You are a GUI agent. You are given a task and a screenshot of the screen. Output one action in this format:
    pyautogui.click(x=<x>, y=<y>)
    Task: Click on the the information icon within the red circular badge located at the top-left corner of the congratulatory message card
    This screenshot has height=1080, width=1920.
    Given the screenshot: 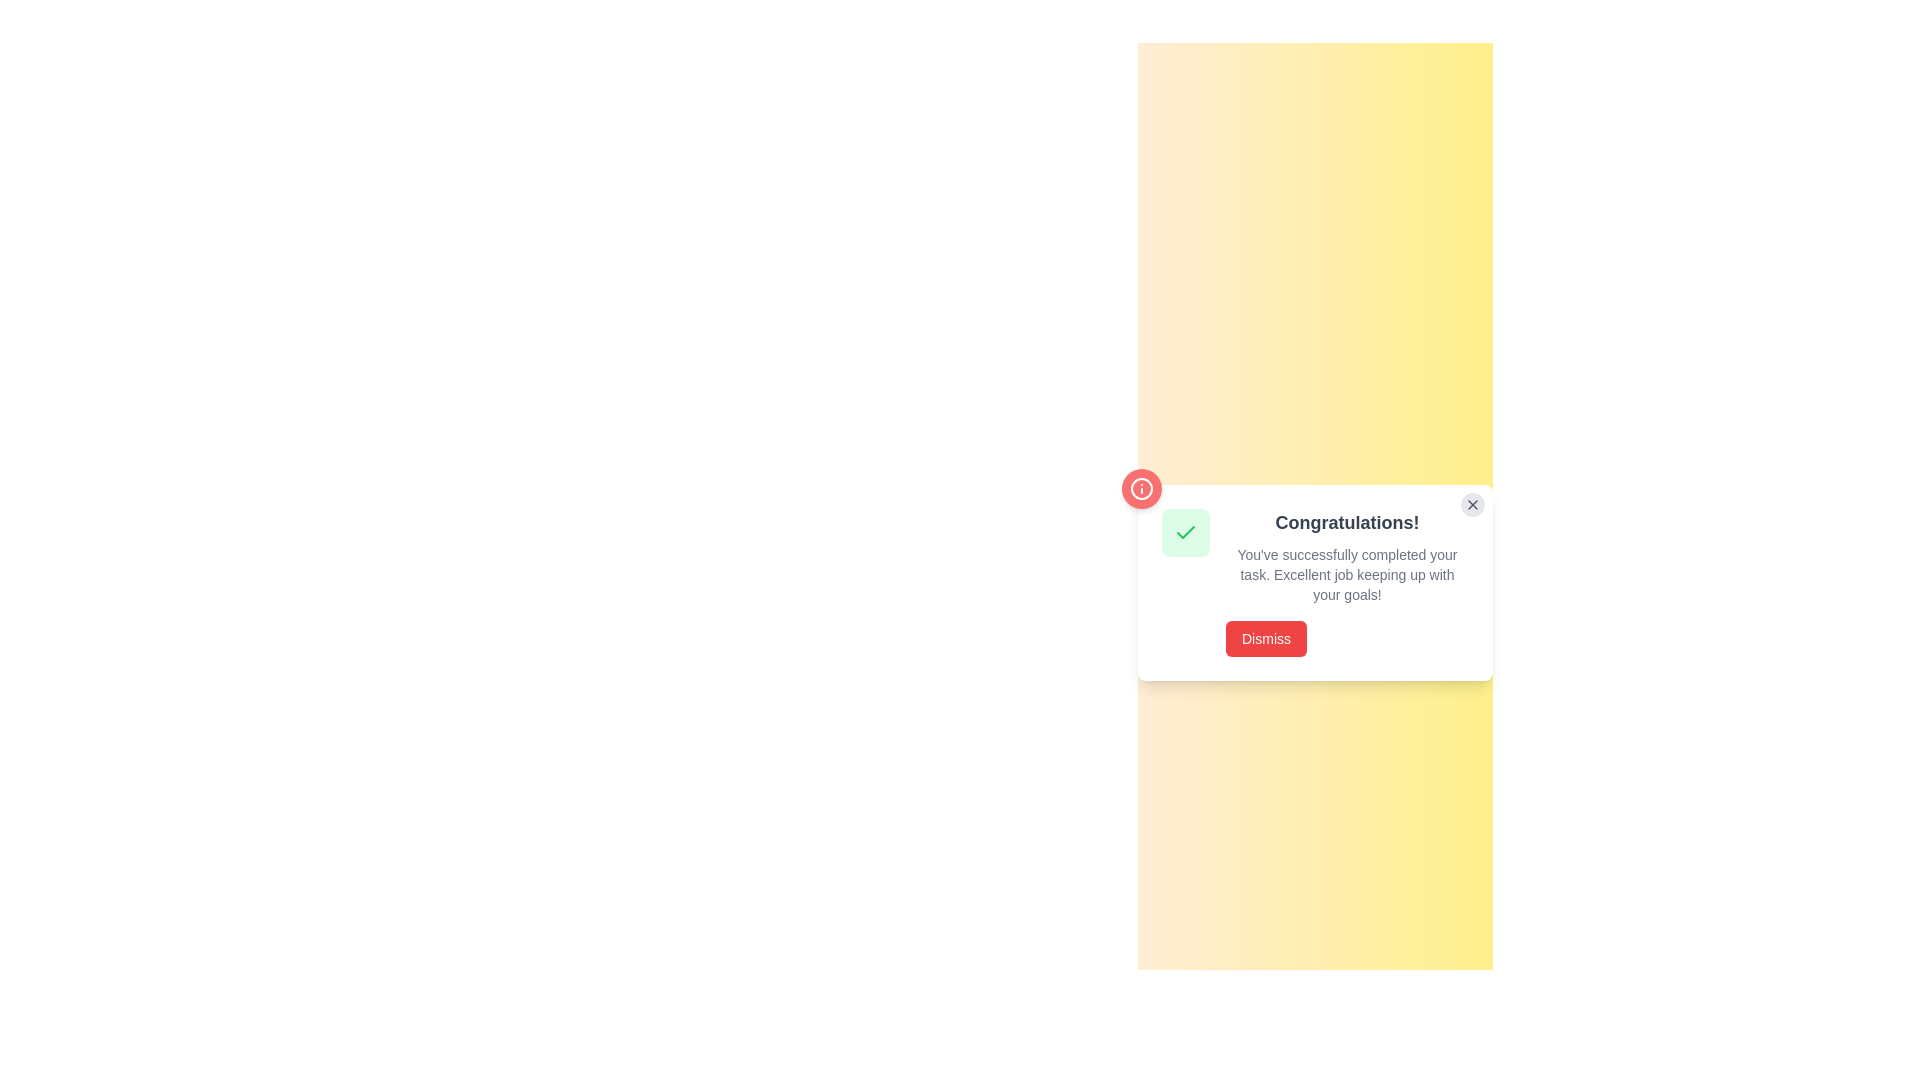 What is the action you would take?
    pyautogui.click(x=1142, y=489)
    